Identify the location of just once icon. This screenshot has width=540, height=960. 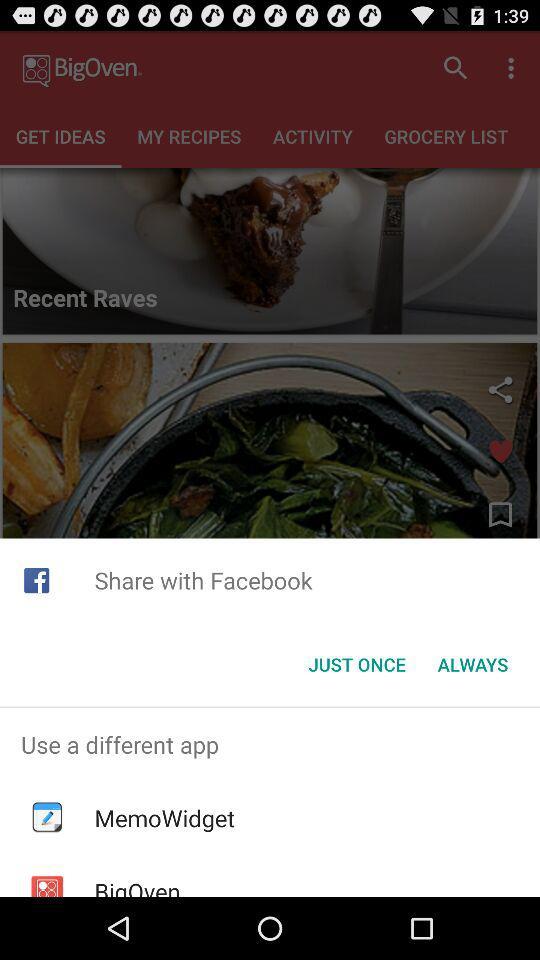
(356, 664).